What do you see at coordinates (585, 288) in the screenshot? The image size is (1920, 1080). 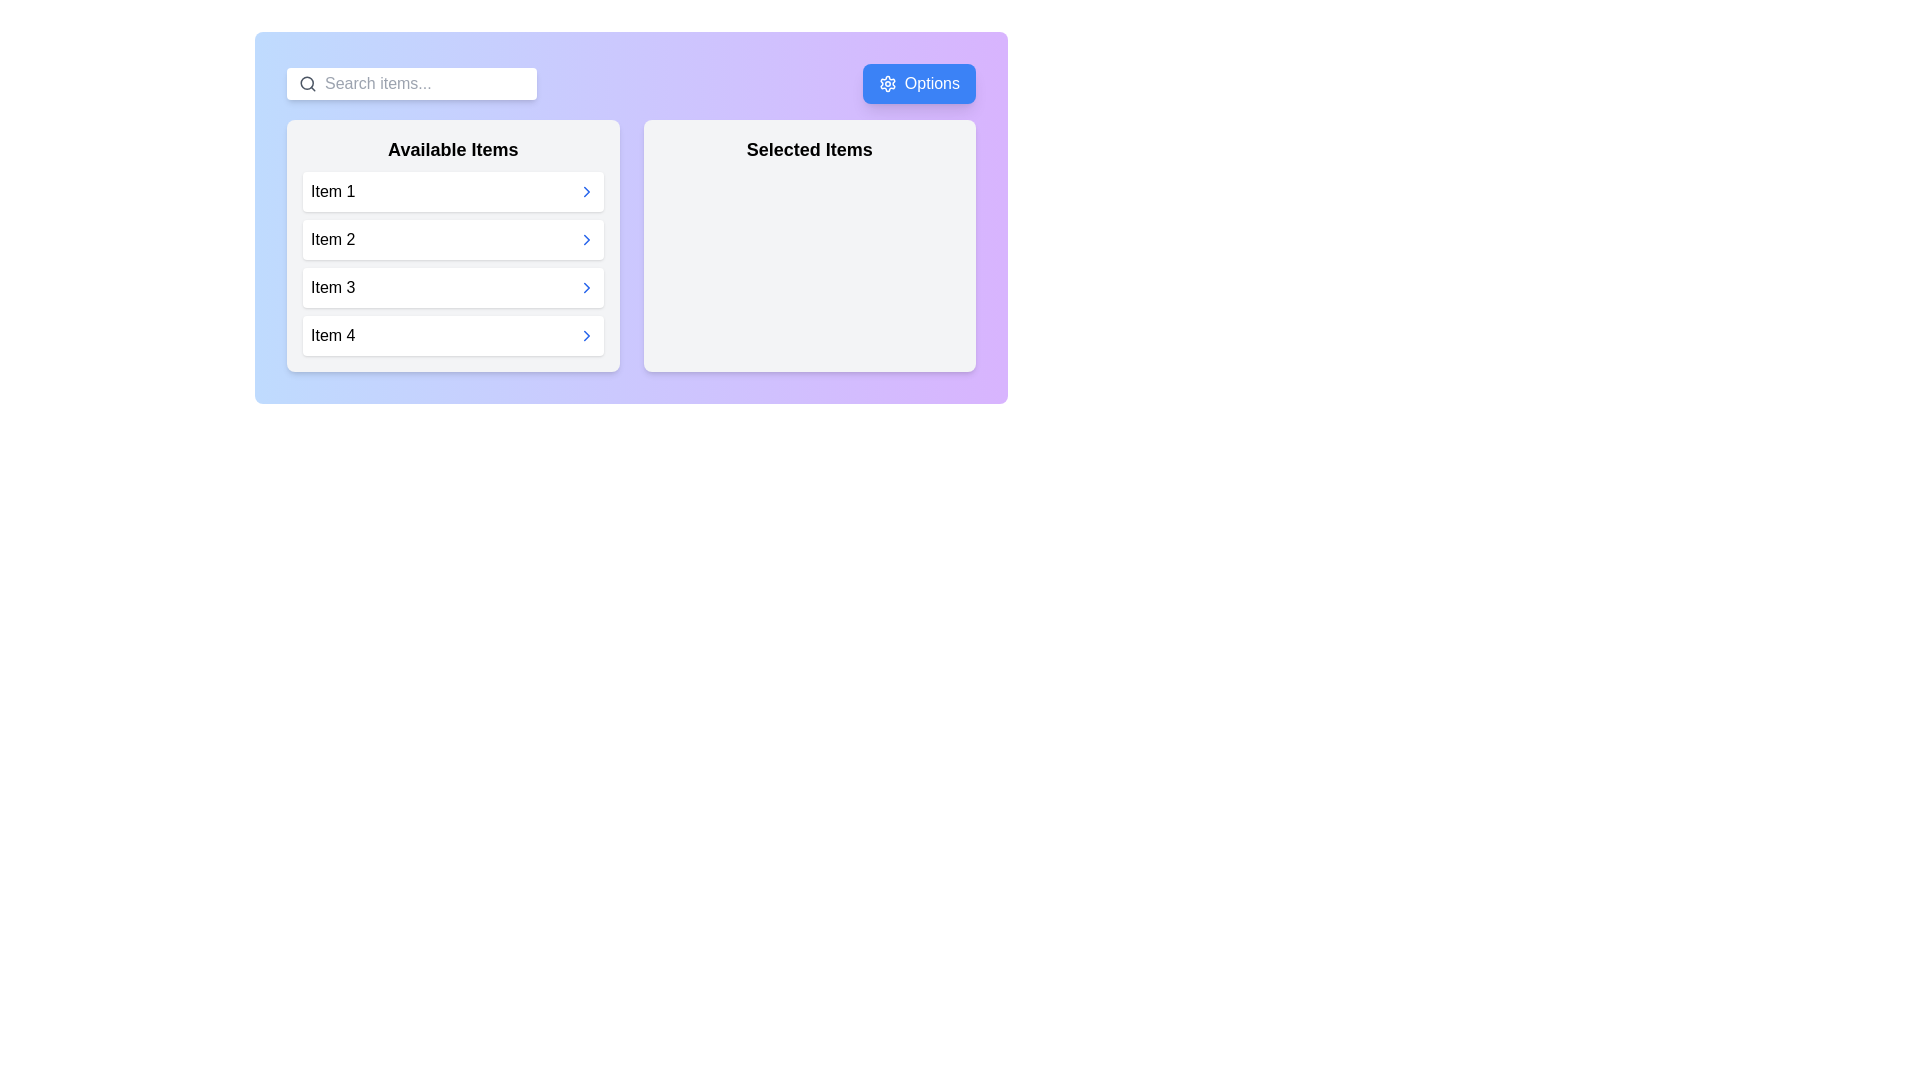 I see `right arrow button next to Item 3 in the 'Available Items' list to move it to the 'Selected Items' list` at bounding box center [585, 288].